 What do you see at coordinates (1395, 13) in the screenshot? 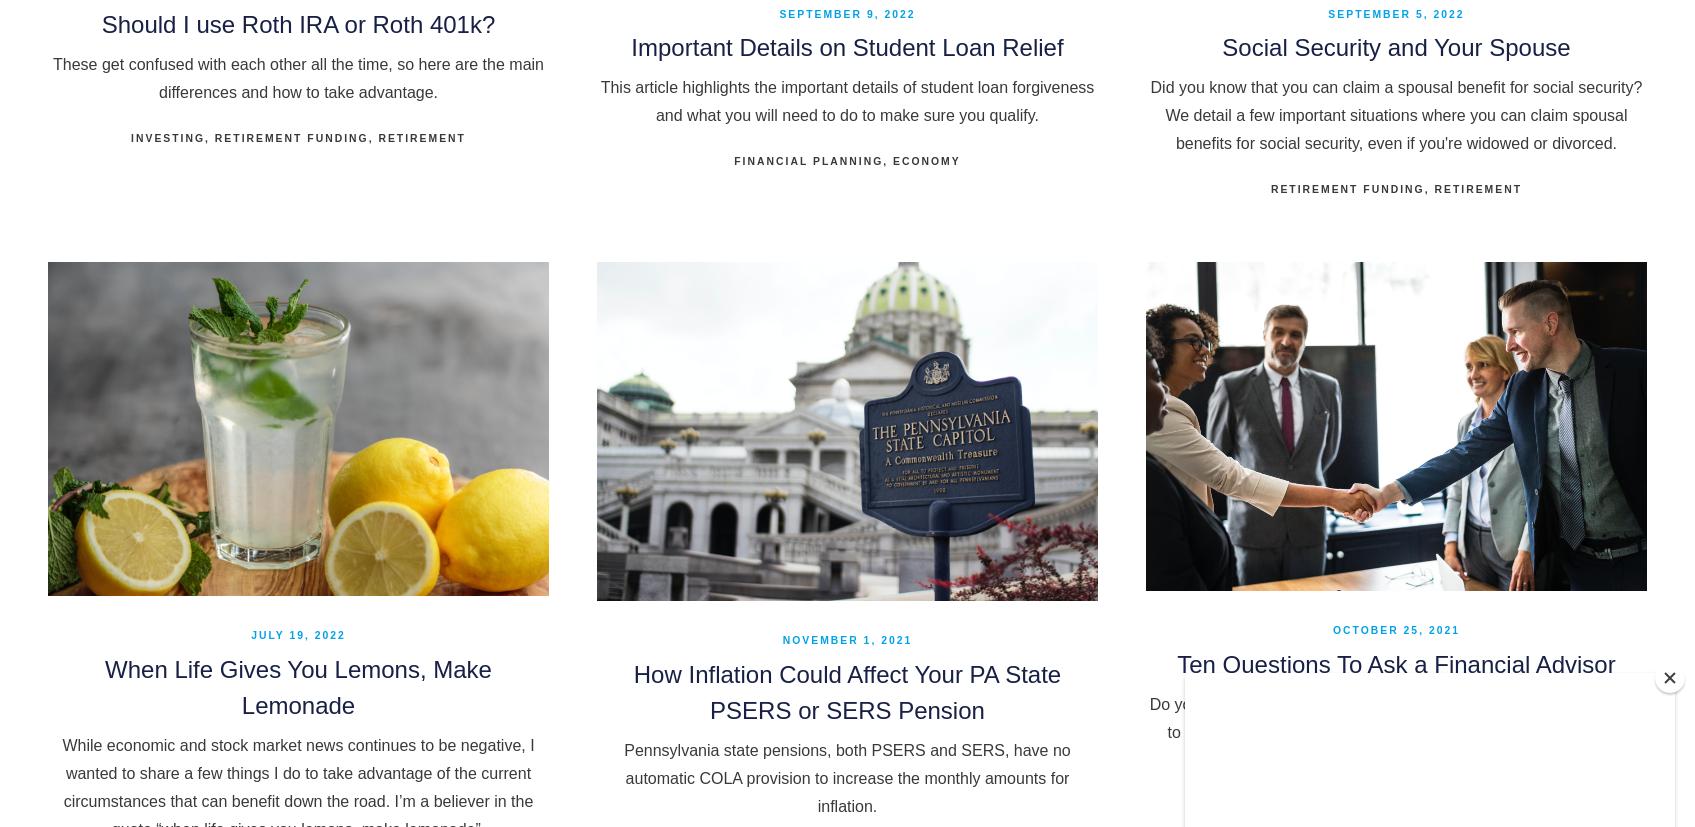
I see `'September 5, 2022'` at bounding box center [1395, 13].